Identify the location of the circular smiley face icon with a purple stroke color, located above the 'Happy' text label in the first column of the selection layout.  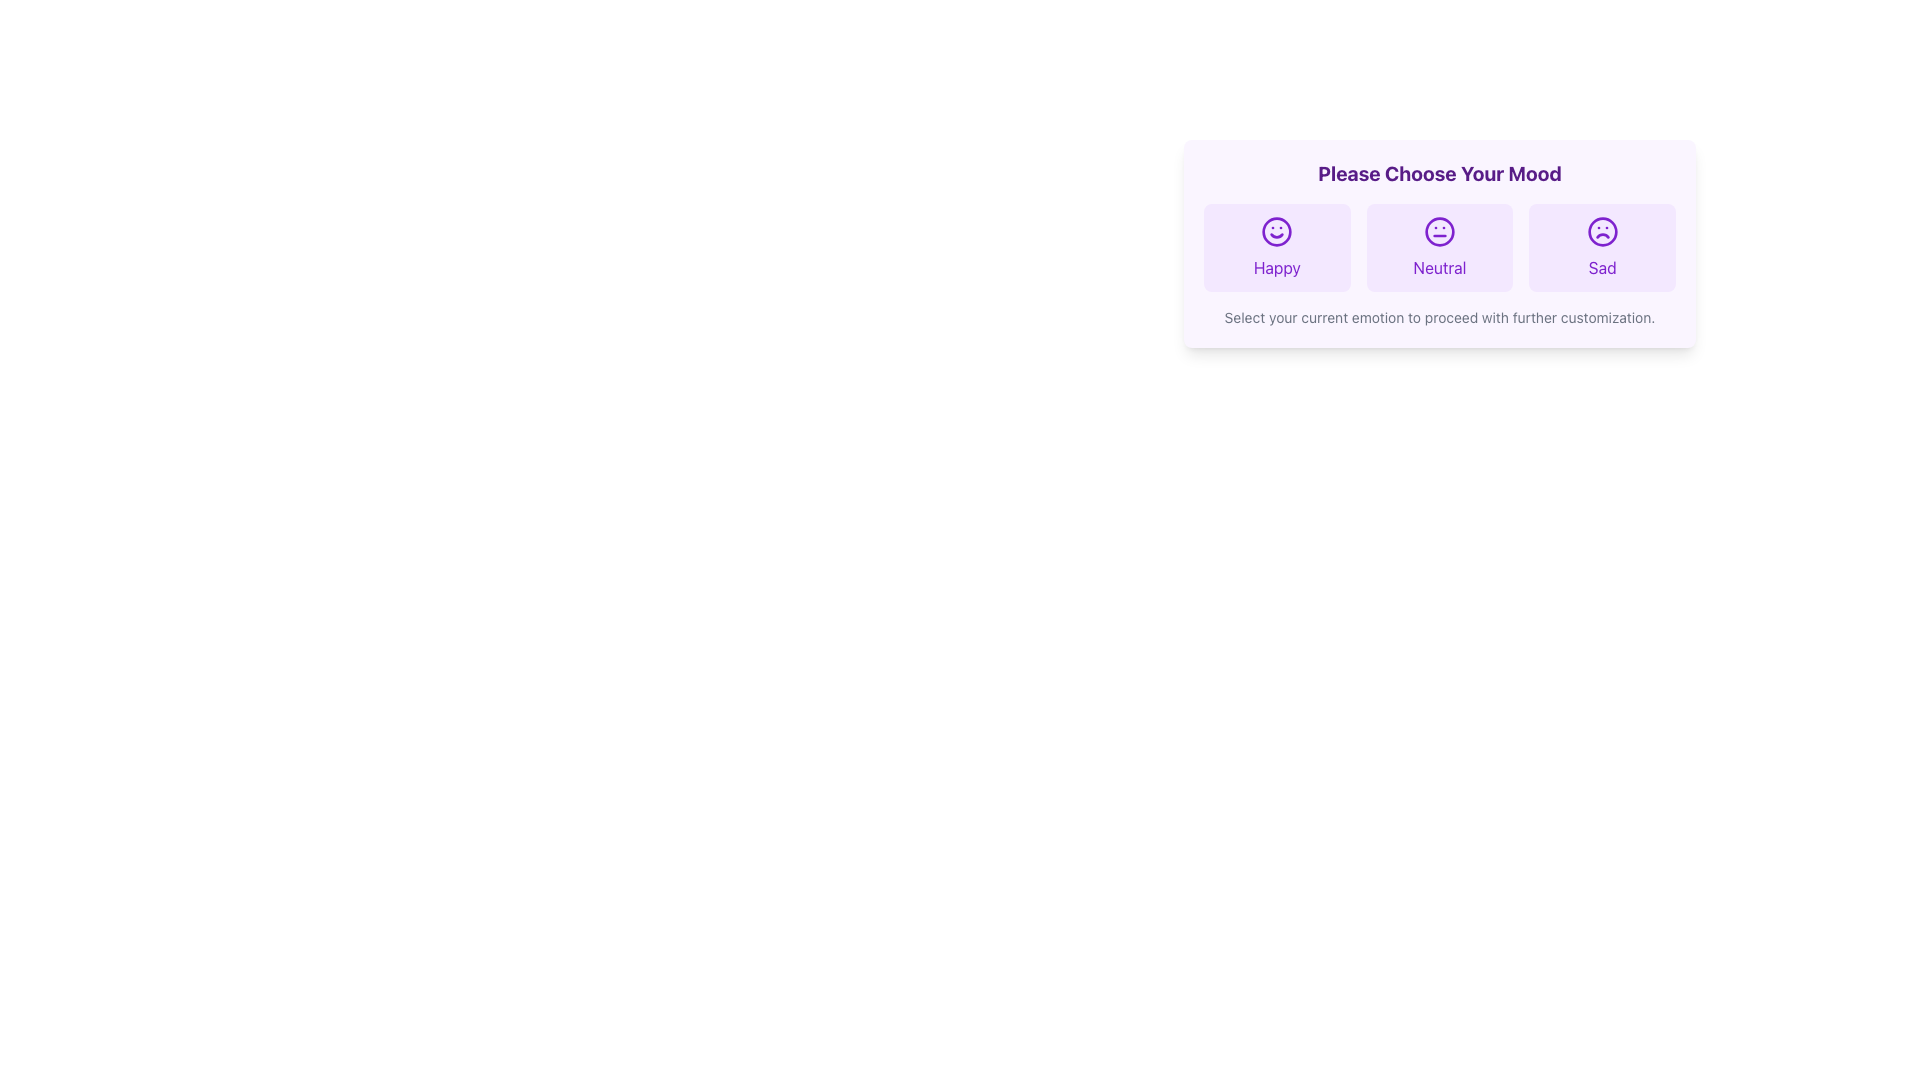
(1276, 230).